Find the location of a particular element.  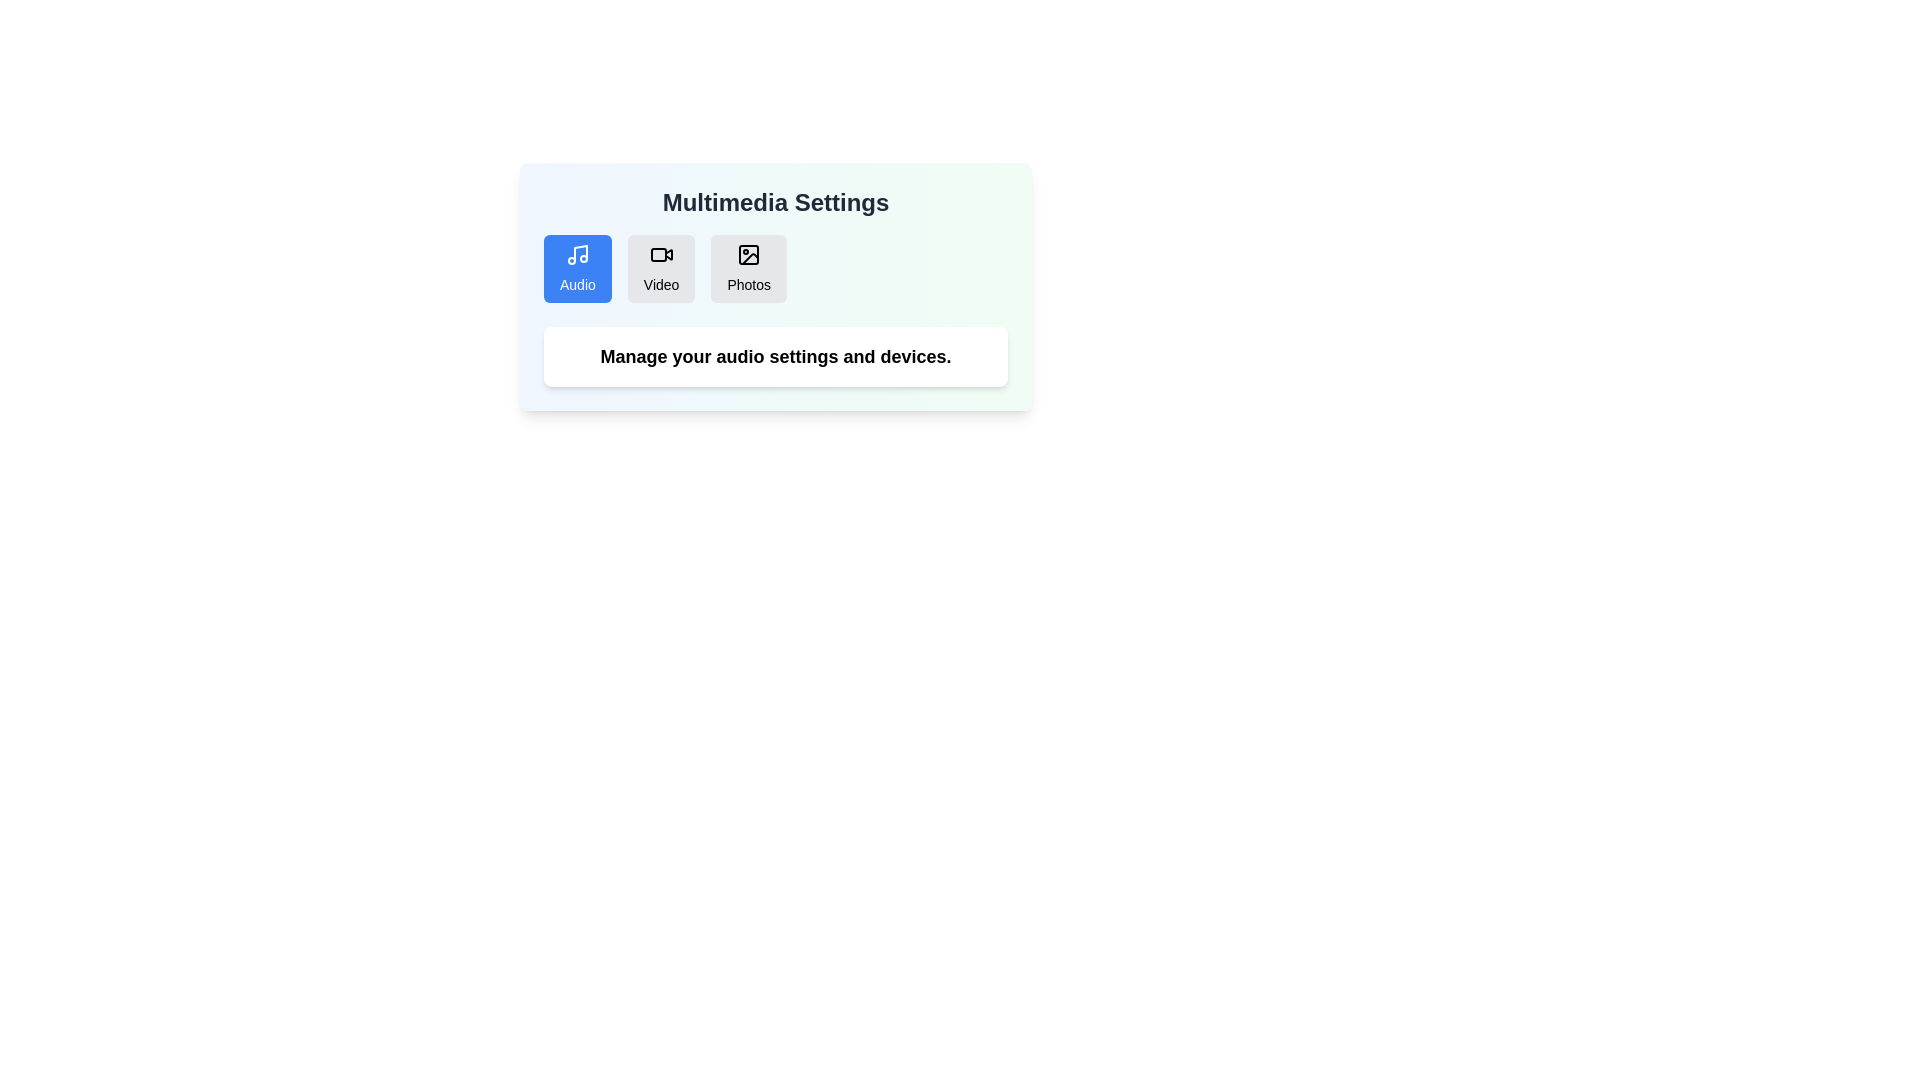

the musical note icon within the 'Audio' button, which is styled with a white stroke outline on a blue background is located at coordinates (576, 253).